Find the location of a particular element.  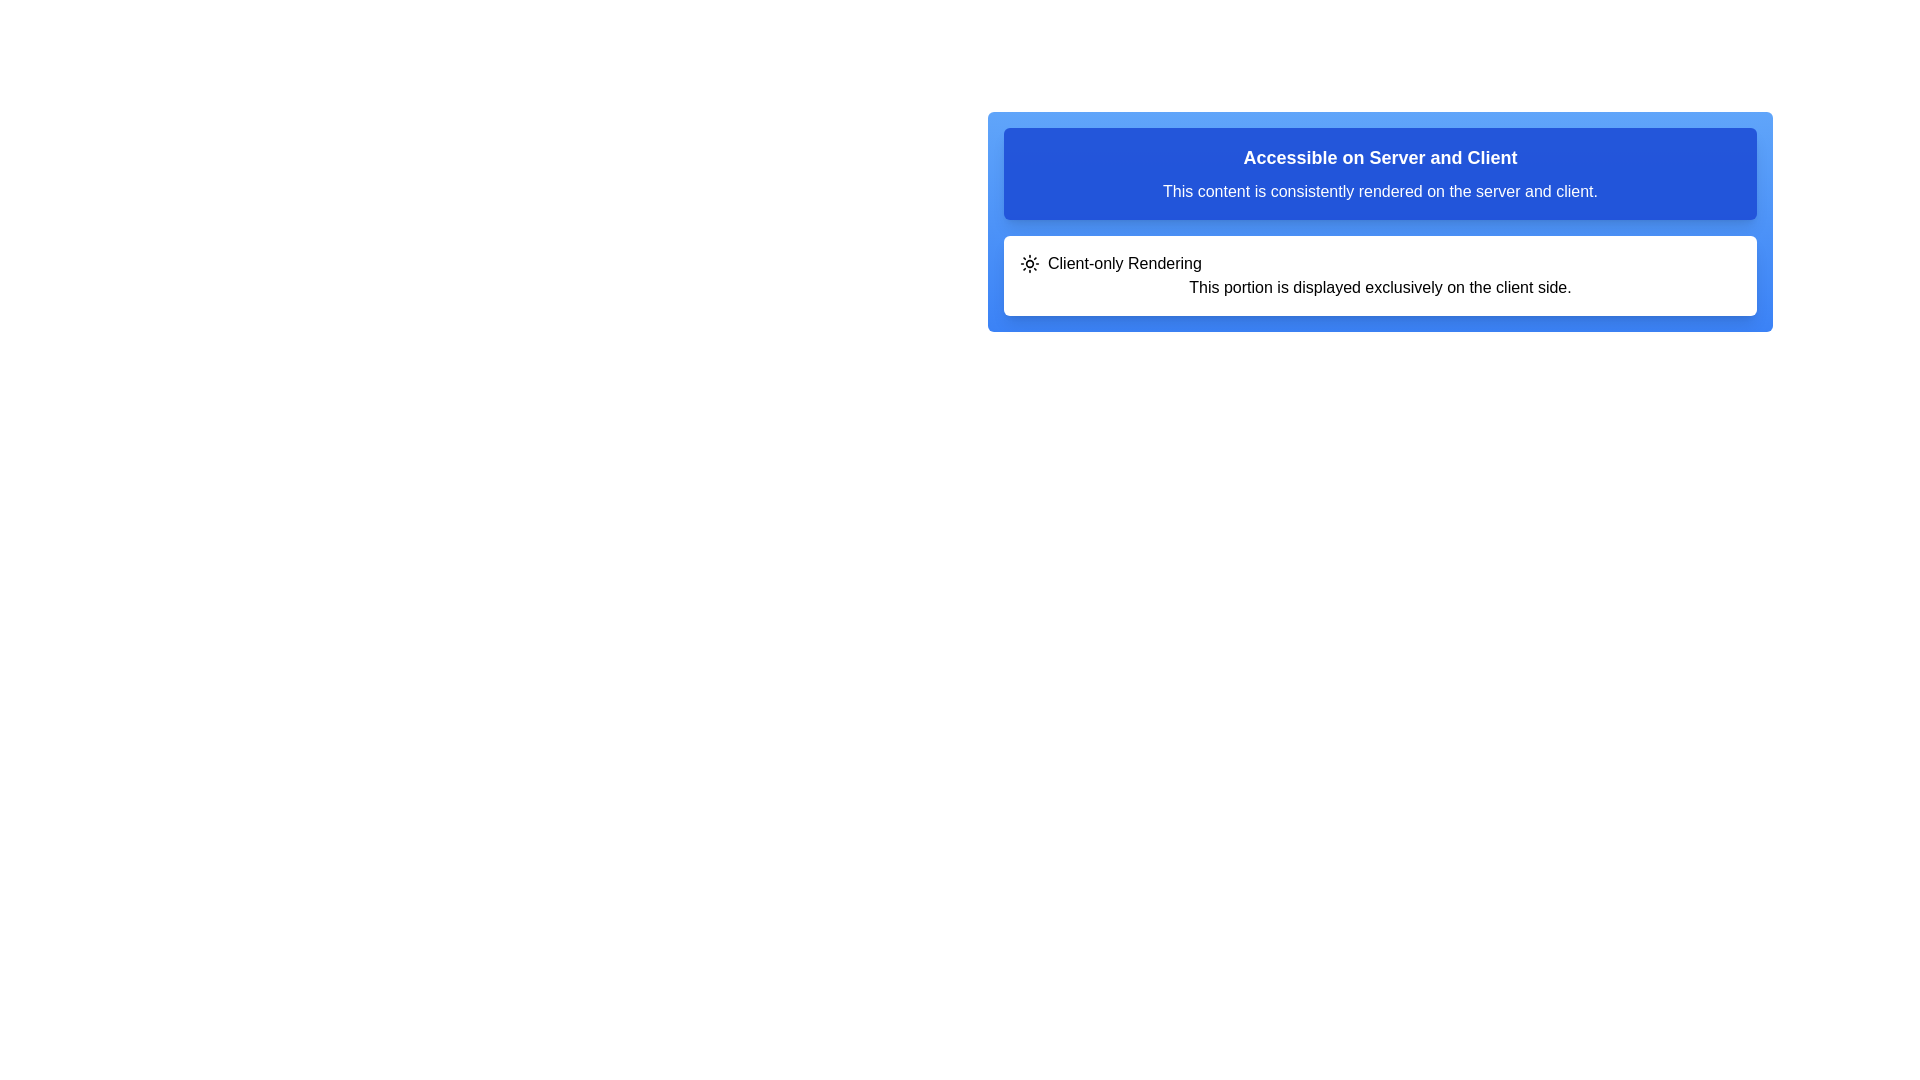

the second text element located beneath the heading 'Client-only Rendering' in the white section that indicates the content is specific to the client side is located at coordinates (1379, 288).